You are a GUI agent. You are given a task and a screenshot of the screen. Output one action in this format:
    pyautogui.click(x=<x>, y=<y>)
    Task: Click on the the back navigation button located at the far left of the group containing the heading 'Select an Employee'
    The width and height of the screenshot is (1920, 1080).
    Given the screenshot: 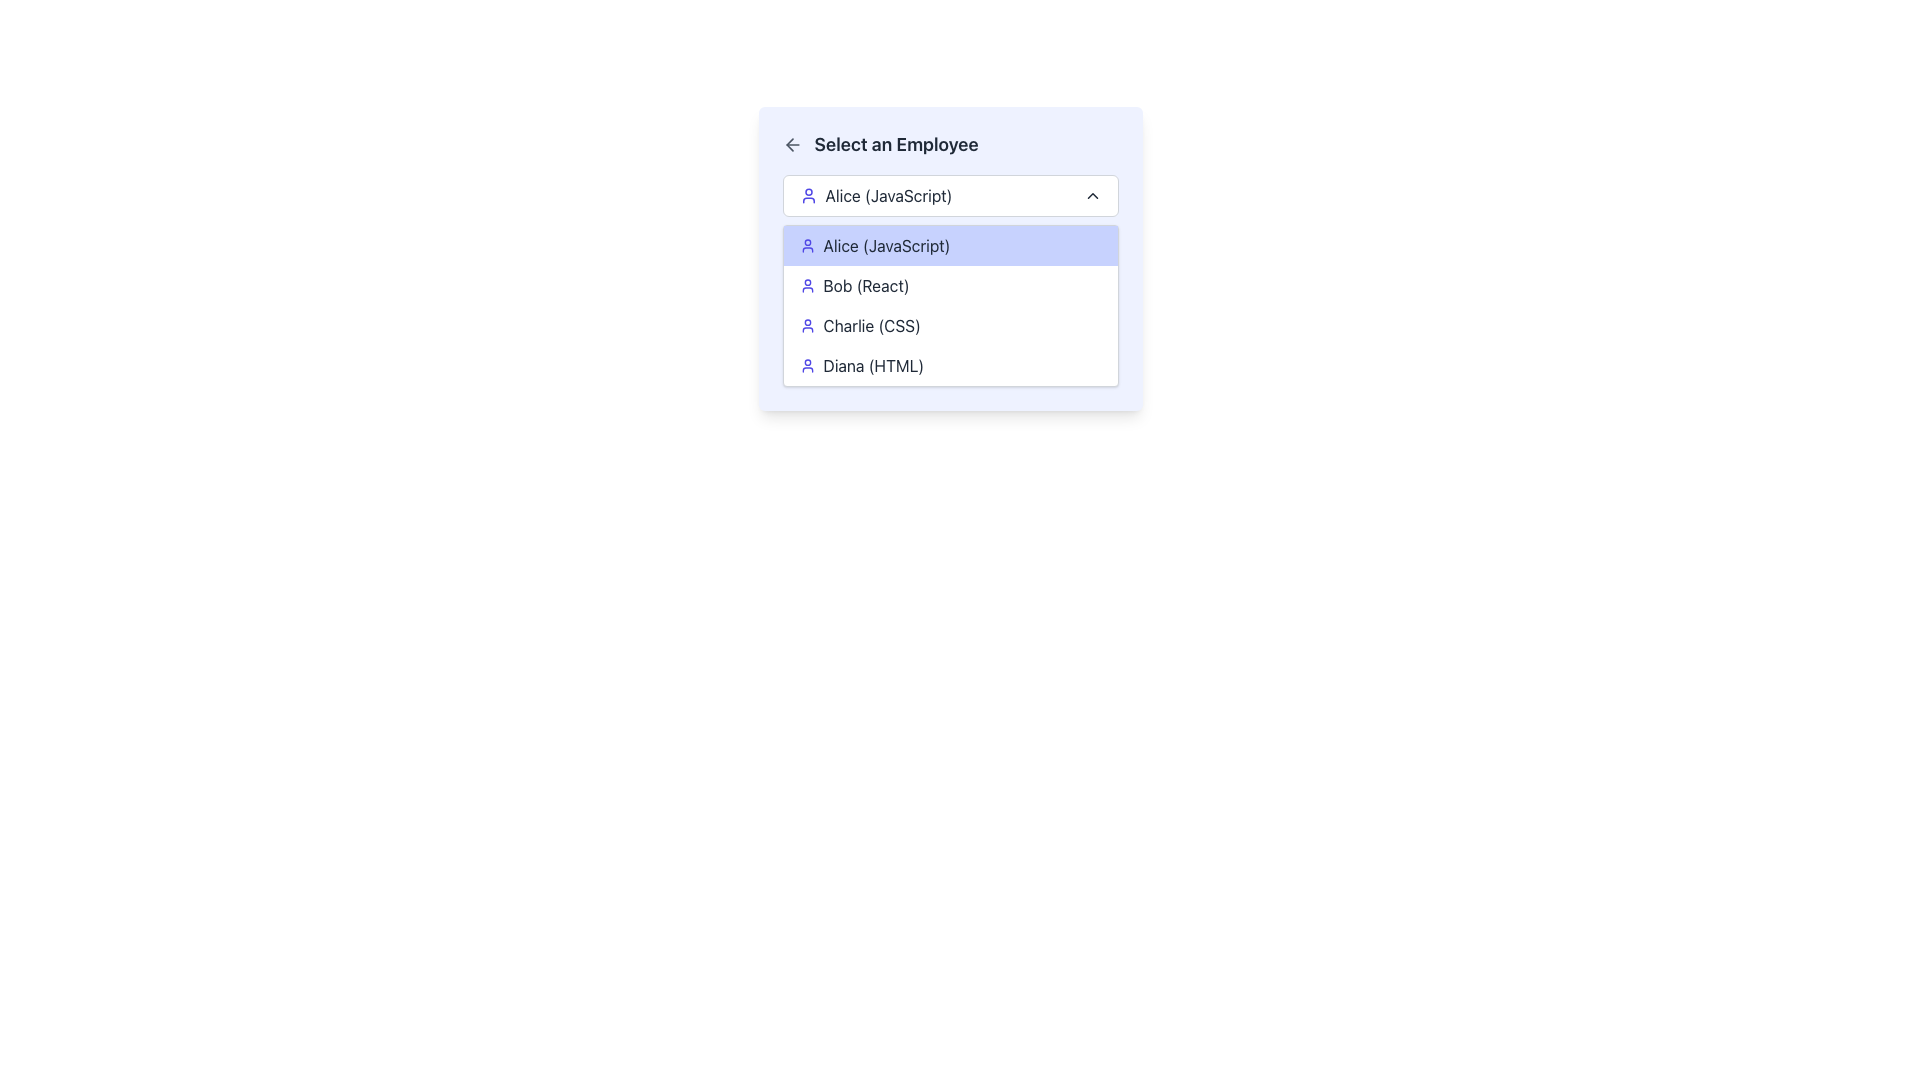 What is the action you would take?
    pyautogui.click(x=791, y=144)
    